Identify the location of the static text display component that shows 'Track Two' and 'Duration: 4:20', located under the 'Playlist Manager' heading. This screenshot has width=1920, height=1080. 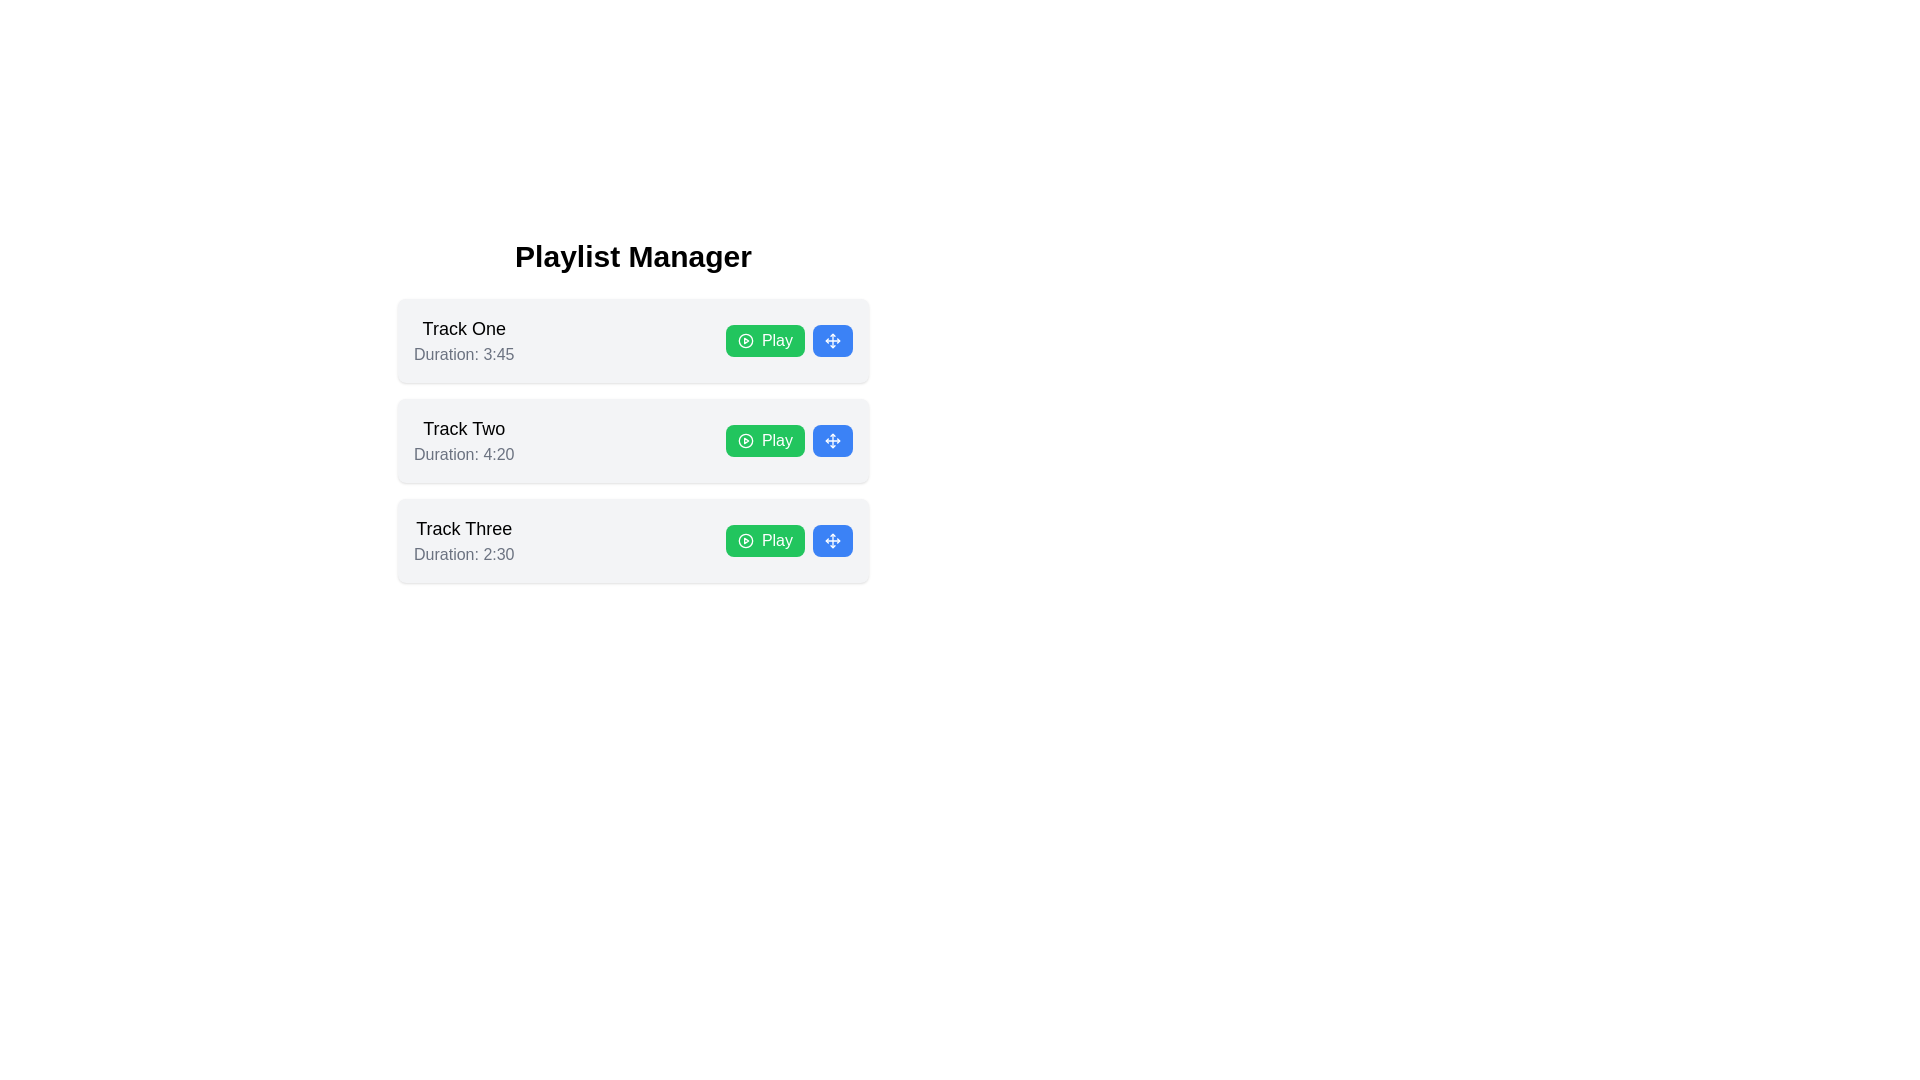
(463, 439).